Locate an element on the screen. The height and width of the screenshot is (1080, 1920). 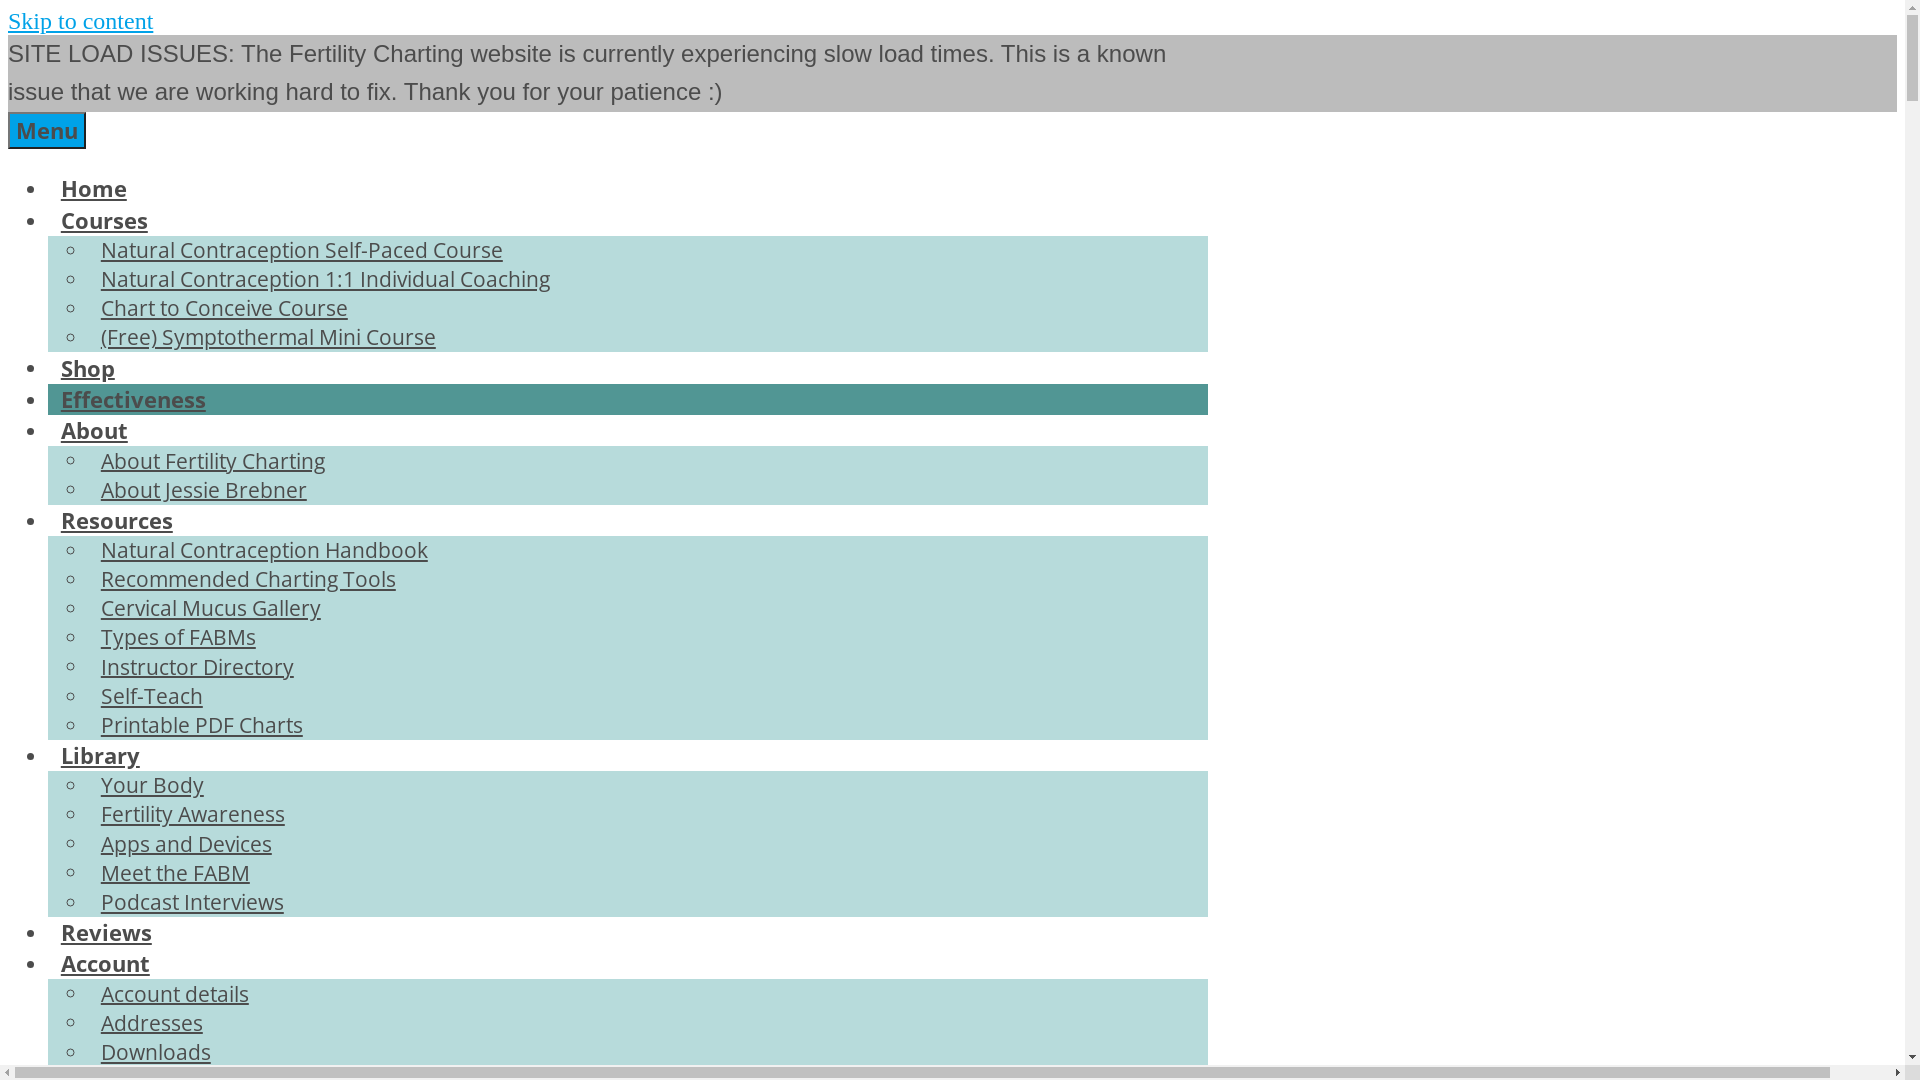
'Meet the FABM' is located at coordinates (86, 871).